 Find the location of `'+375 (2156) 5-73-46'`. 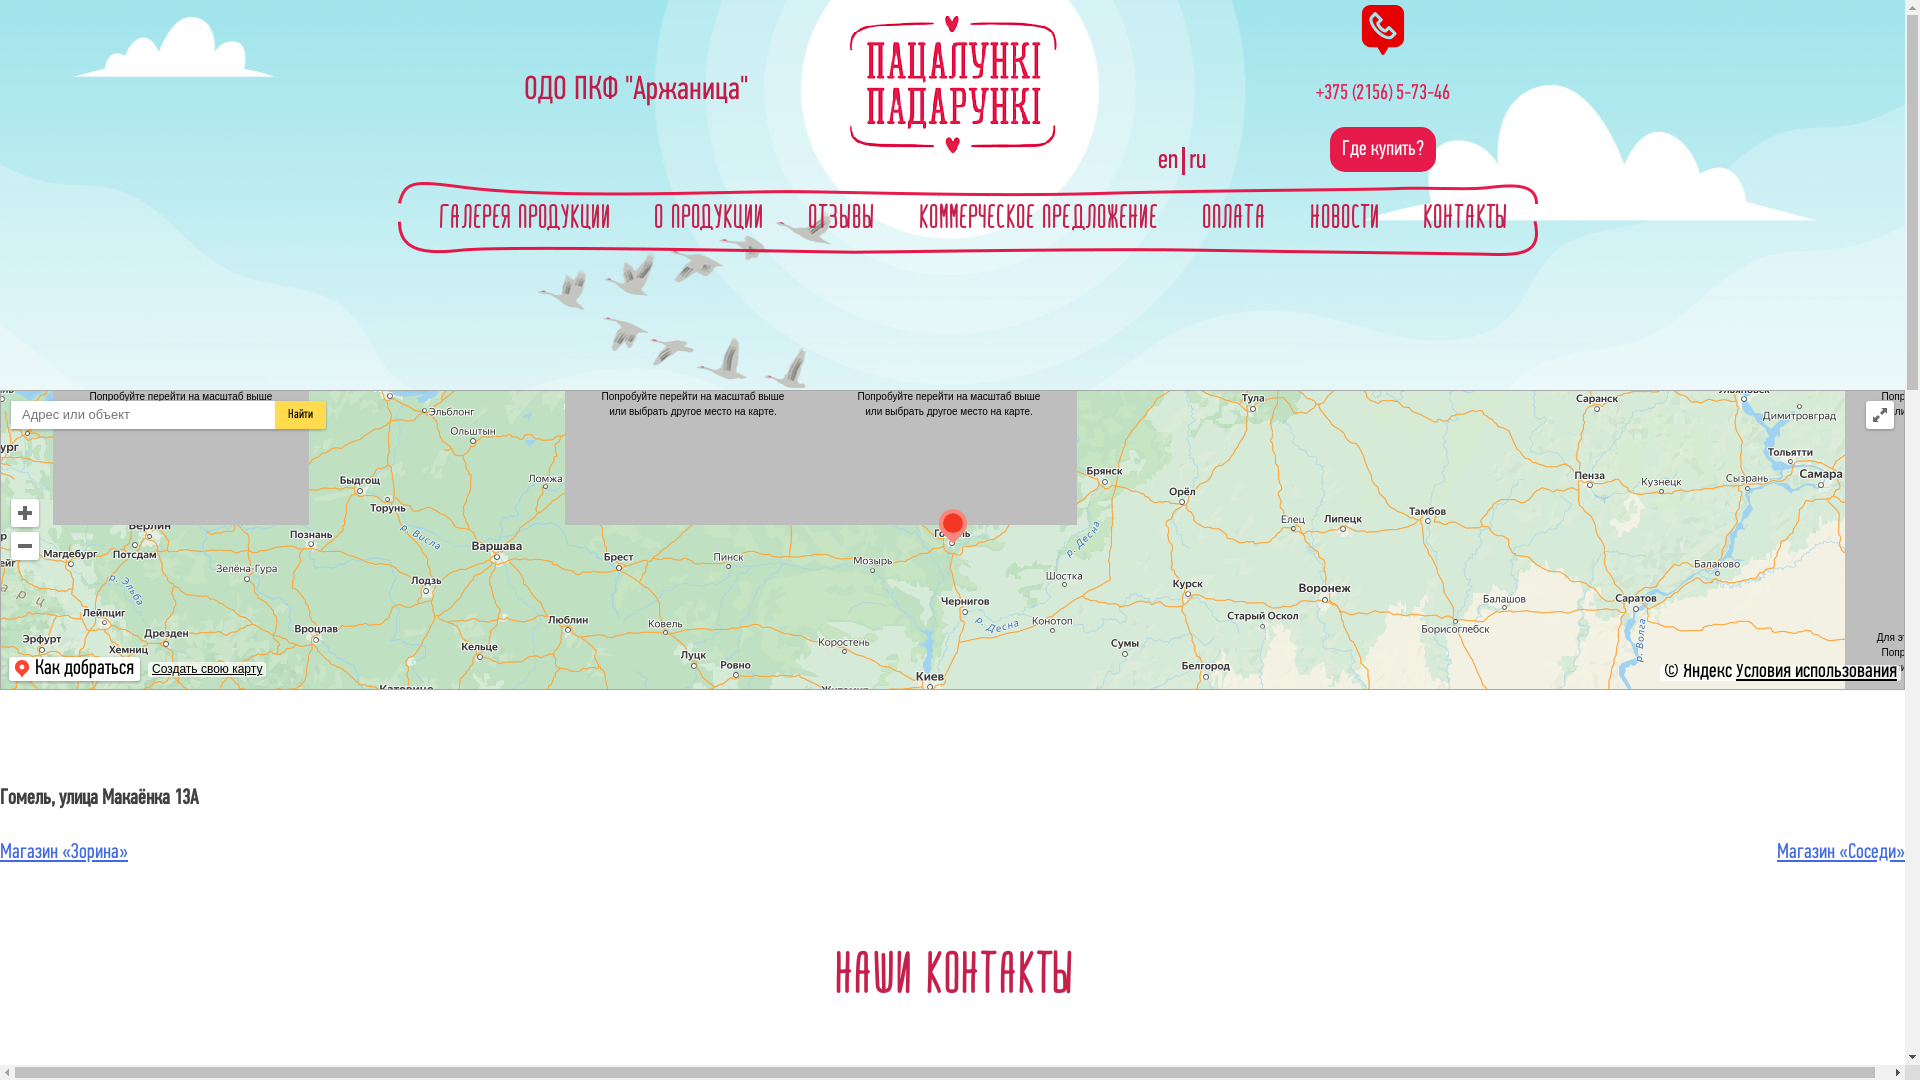

'+375 (2156) 5-73-46' is located at coordinates (1381, 93).